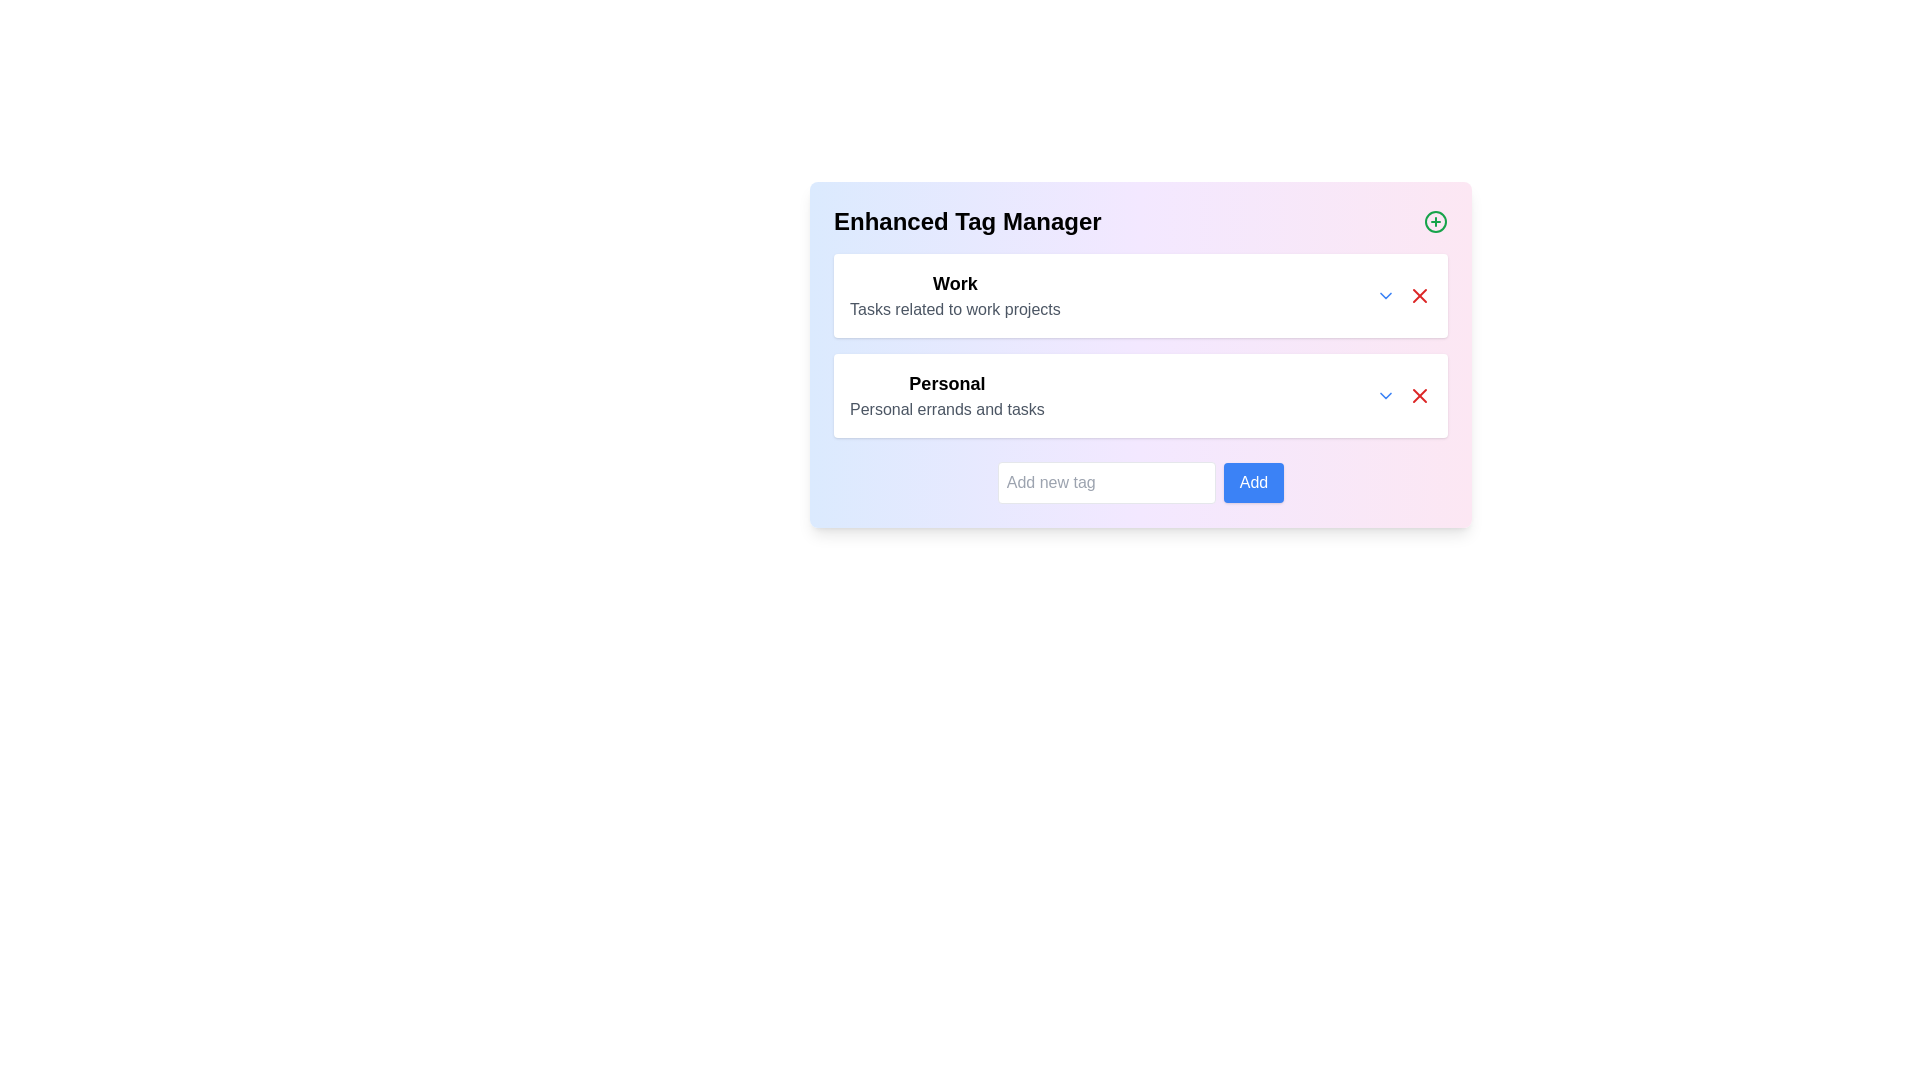 The height and width of the screenshot is (1080, 1920). I want to click on the rectangular button labeled 'Add' with a blue background, so click(1252, 482).